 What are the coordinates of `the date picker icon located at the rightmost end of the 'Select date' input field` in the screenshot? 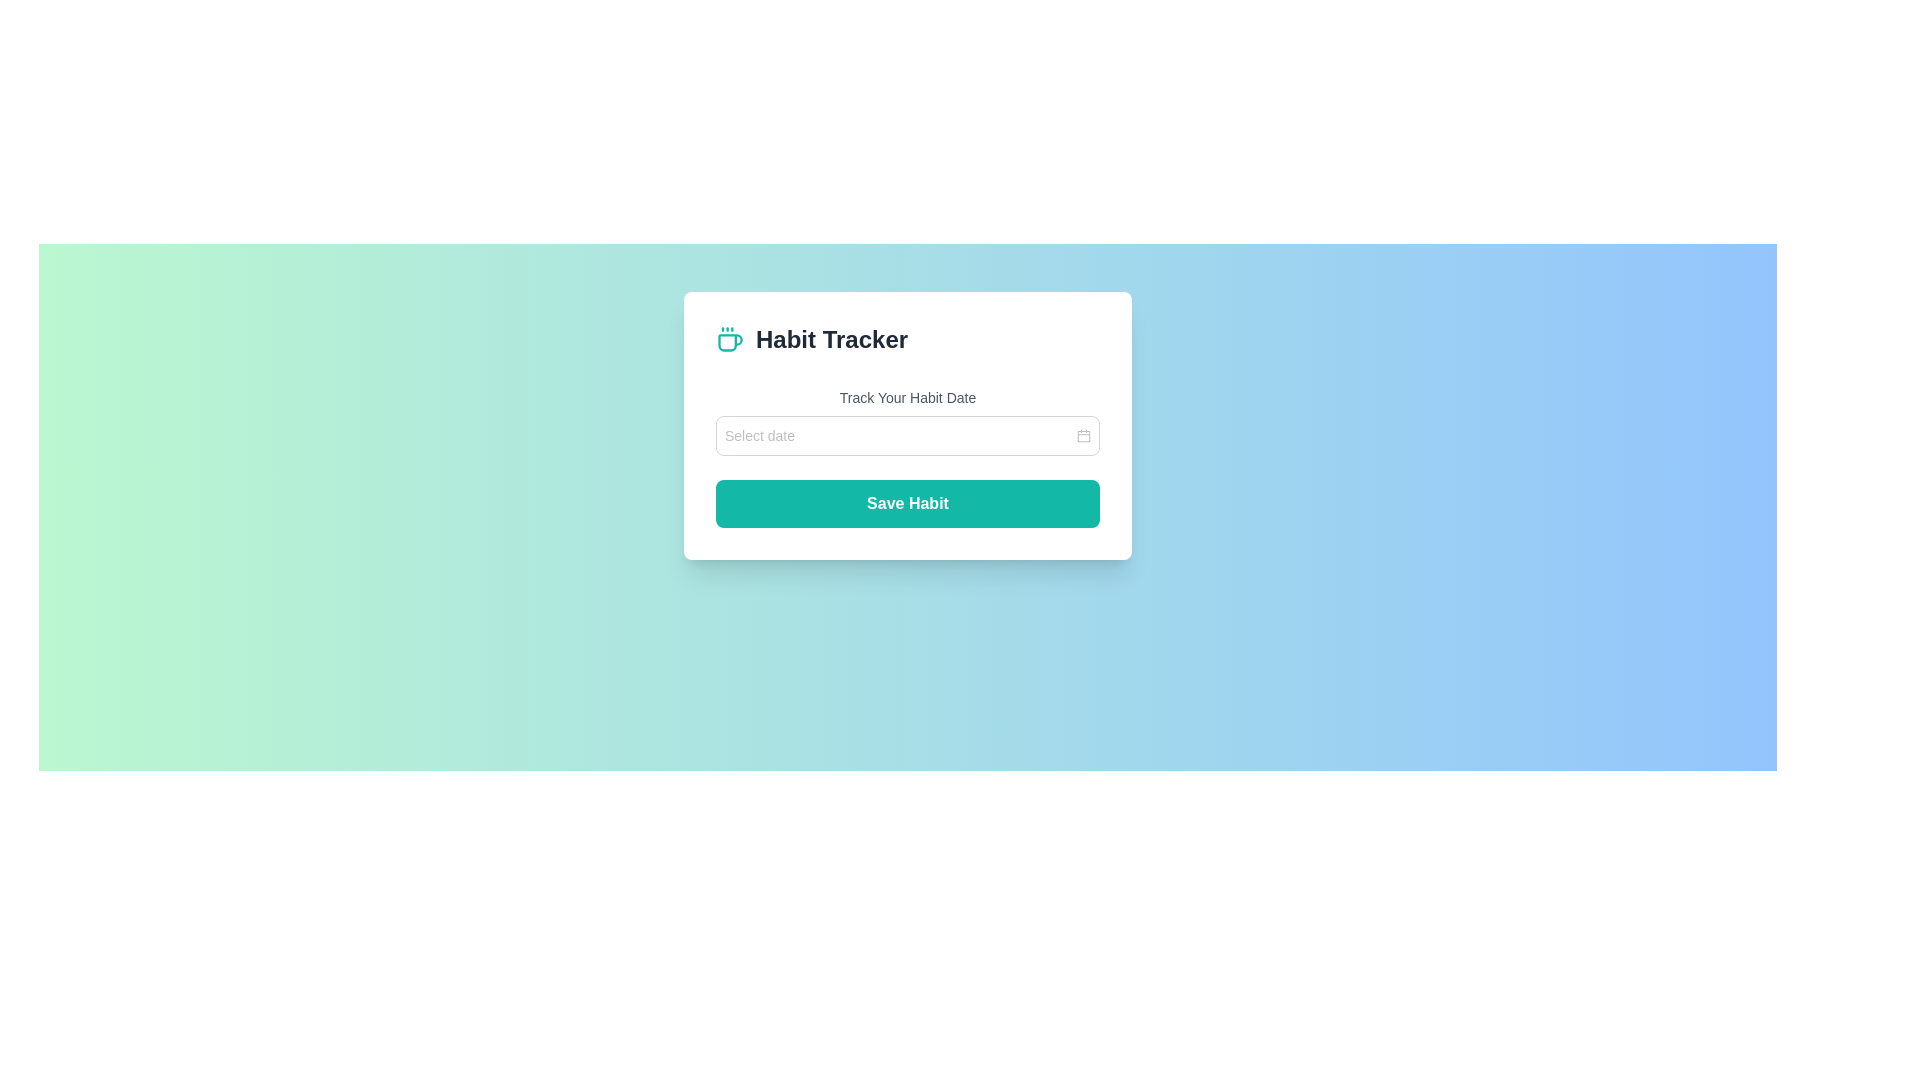 It's located at (1083, 434).